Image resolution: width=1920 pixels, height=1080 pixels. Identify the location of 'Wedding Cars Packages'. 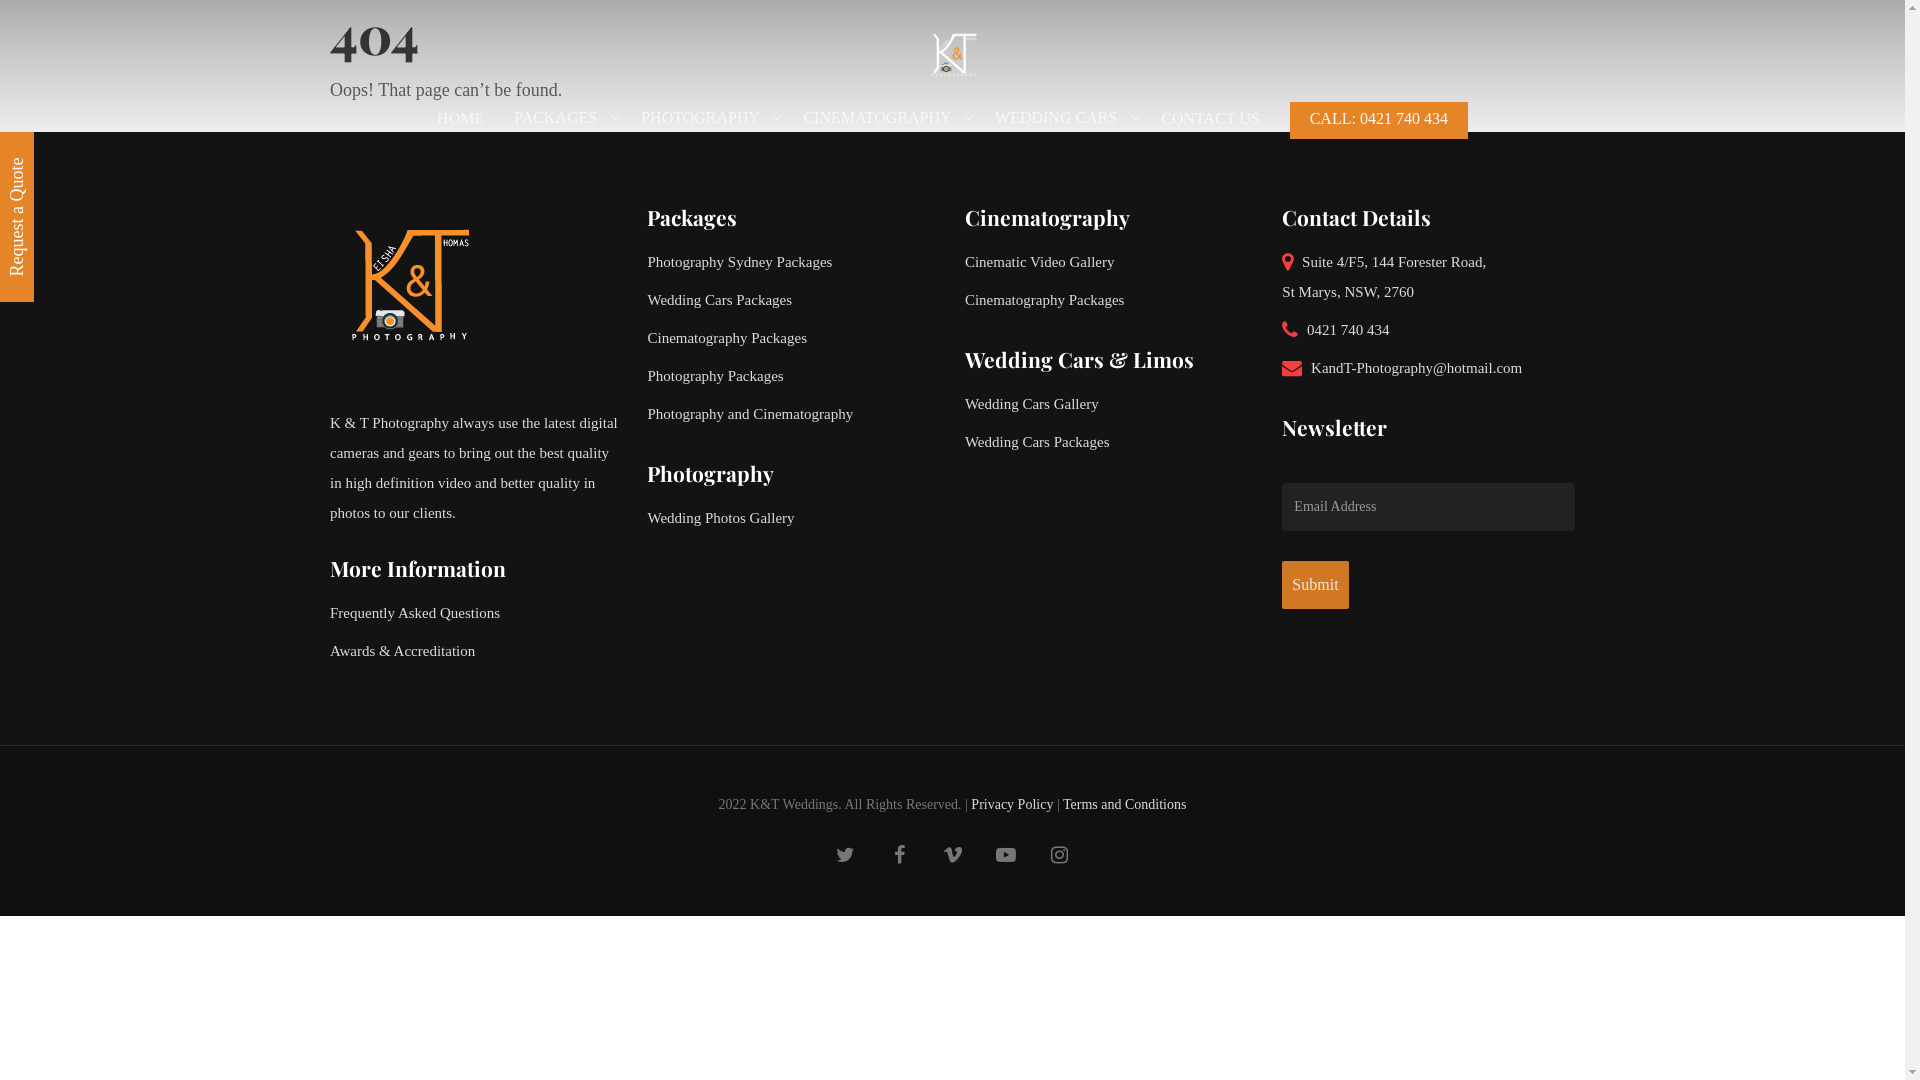
(647, 300).